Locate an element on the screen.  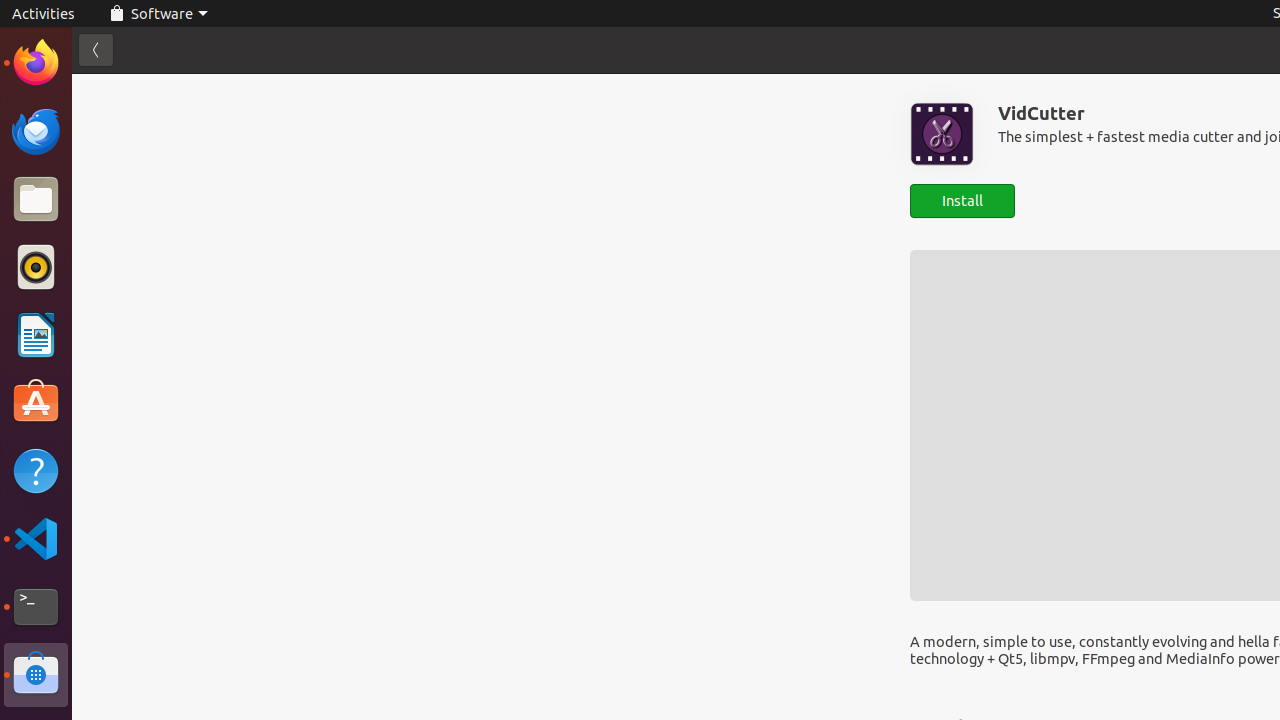
'Software' is located at coordinates (156, 13).